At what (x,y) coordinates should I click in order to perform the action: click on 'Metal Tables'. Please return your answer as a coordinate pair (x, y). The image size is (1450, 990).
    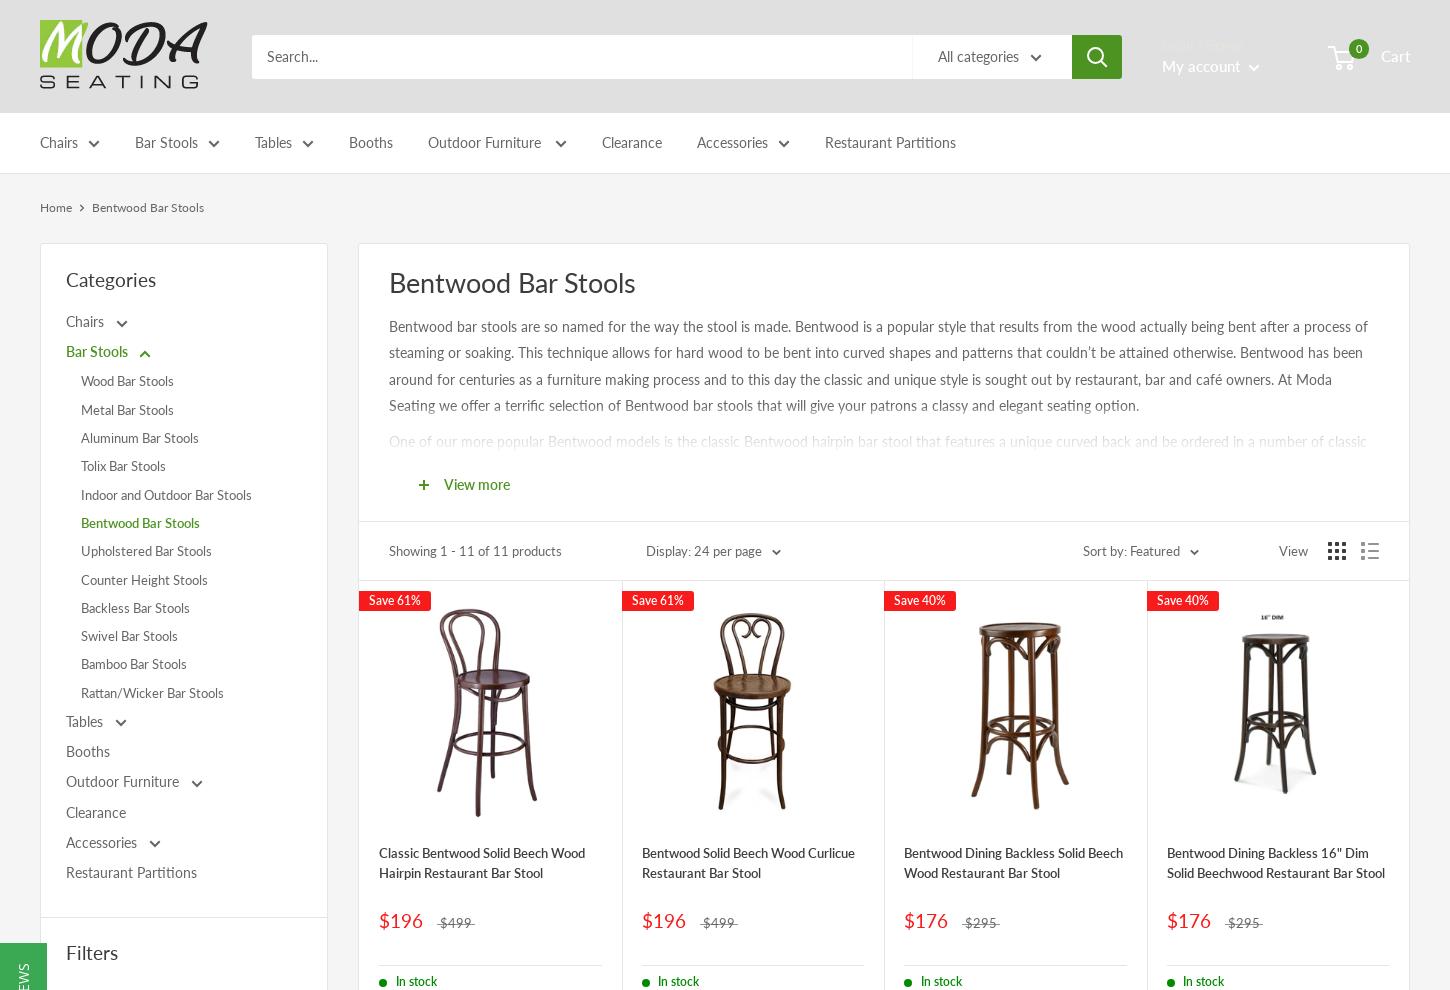
    Looking at the image, I should click on (298, 323).